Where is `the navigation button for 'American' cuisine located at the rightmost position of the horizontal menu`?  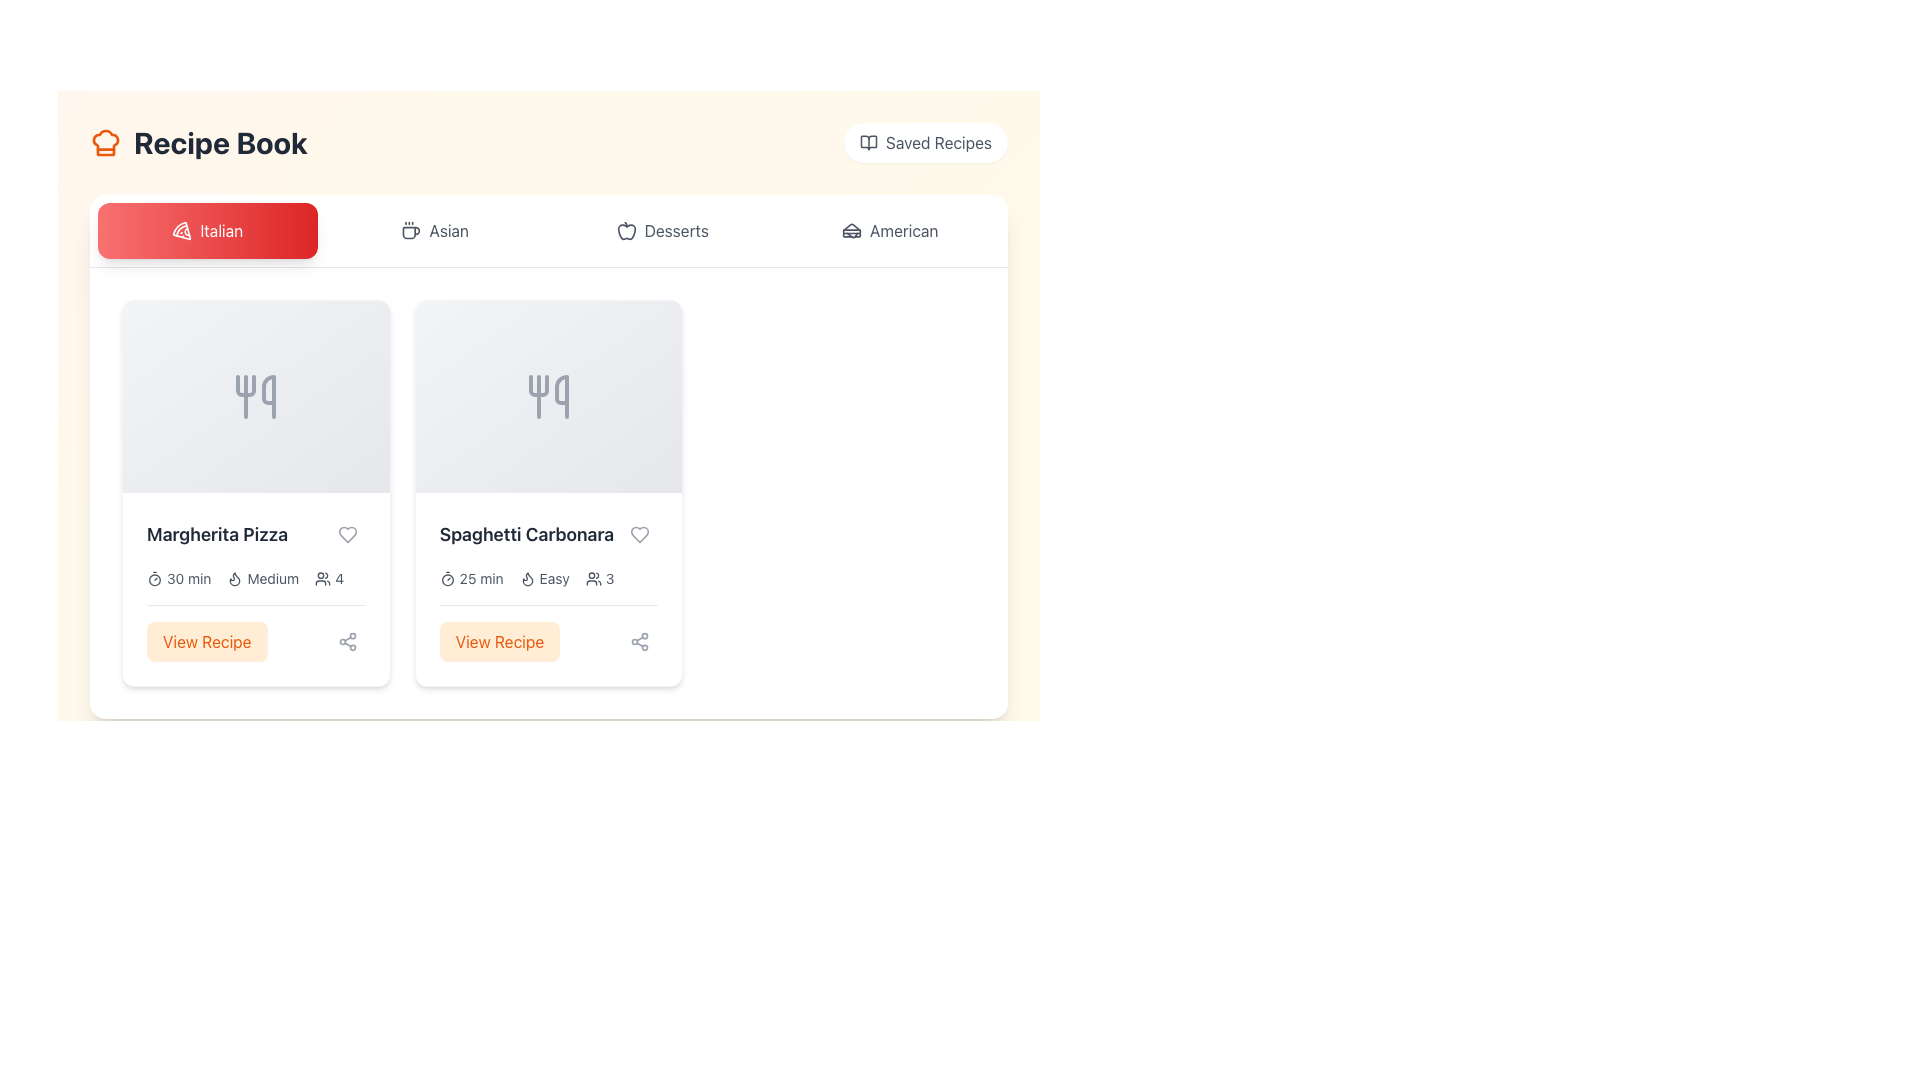 the navigation button for 'American' cuisine located at the rightmost position of the horizontal menu is located at coordinates (888, 230).